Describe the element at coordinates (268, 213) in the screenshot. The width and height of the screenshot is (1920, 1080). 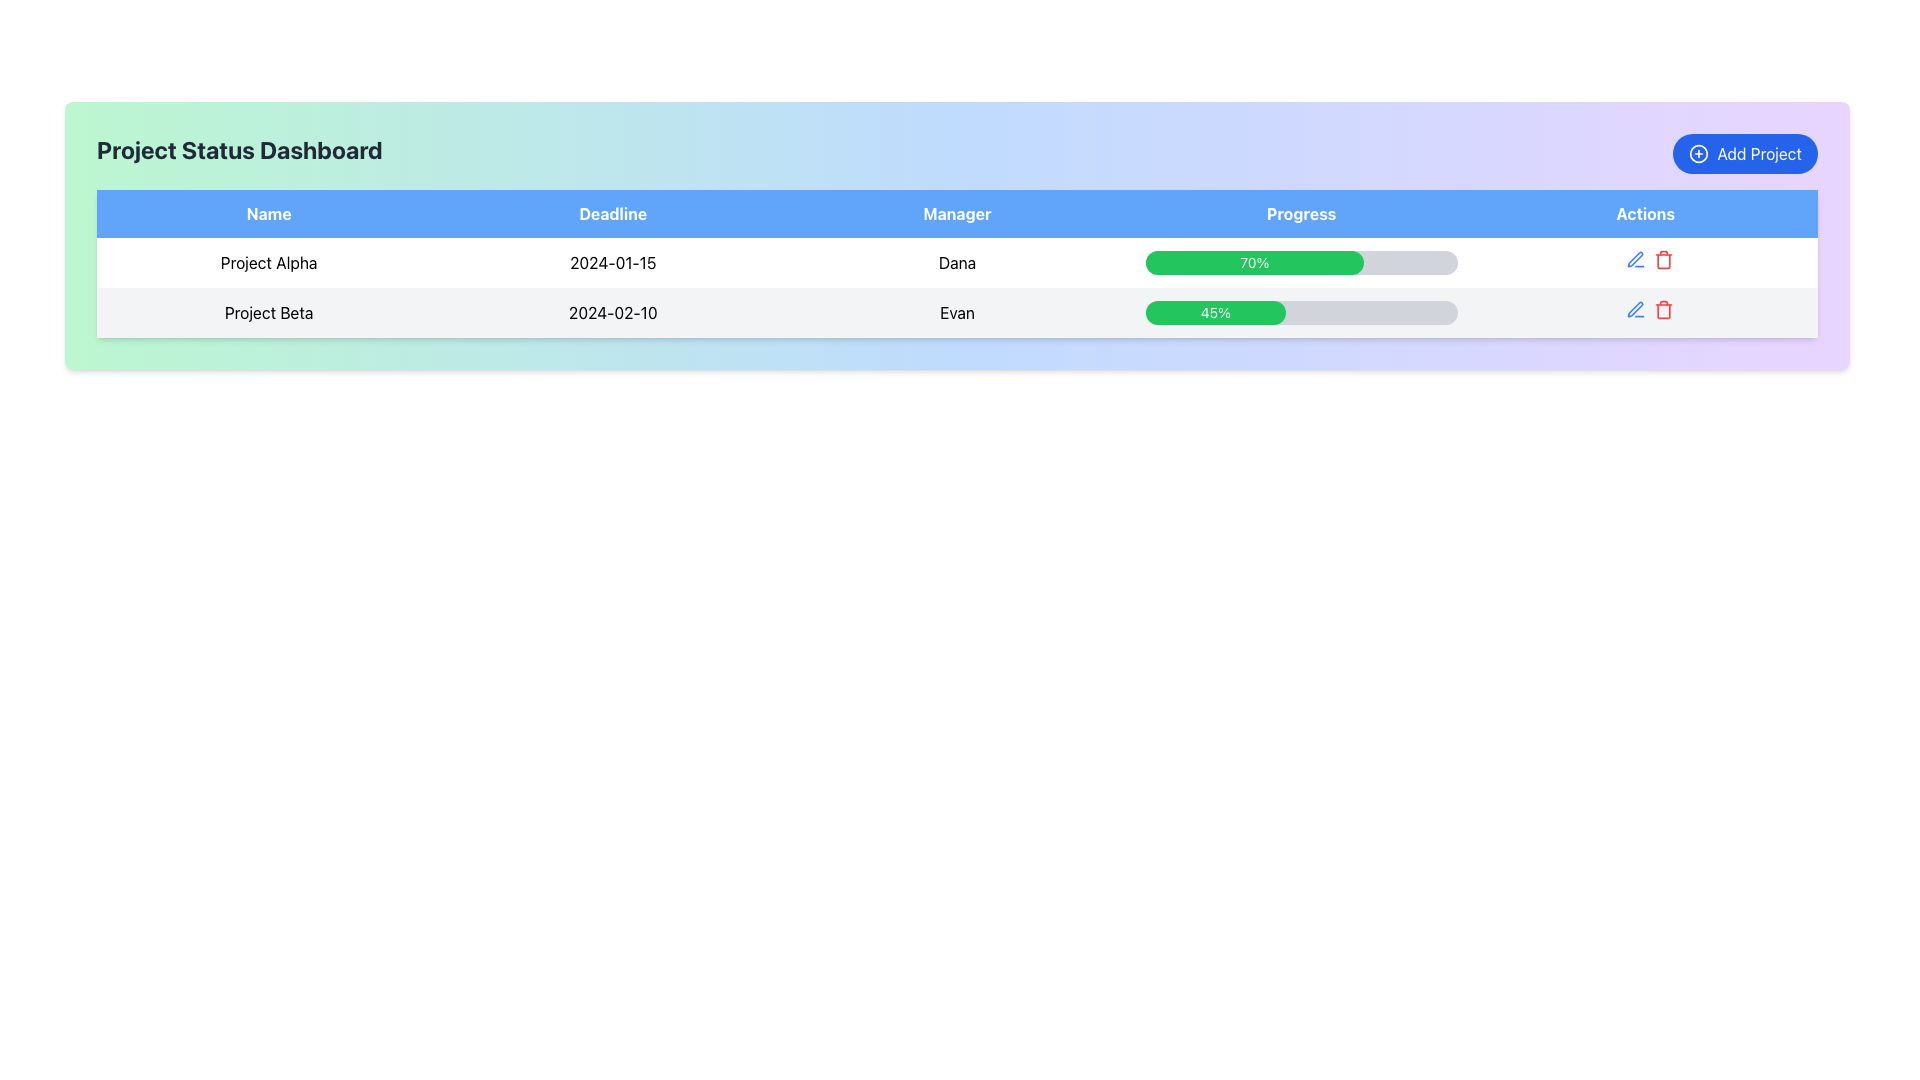
I see `the Table Header Cell labeled 'Name' which has a blue background and white text, located on the far left of the row` at that location.